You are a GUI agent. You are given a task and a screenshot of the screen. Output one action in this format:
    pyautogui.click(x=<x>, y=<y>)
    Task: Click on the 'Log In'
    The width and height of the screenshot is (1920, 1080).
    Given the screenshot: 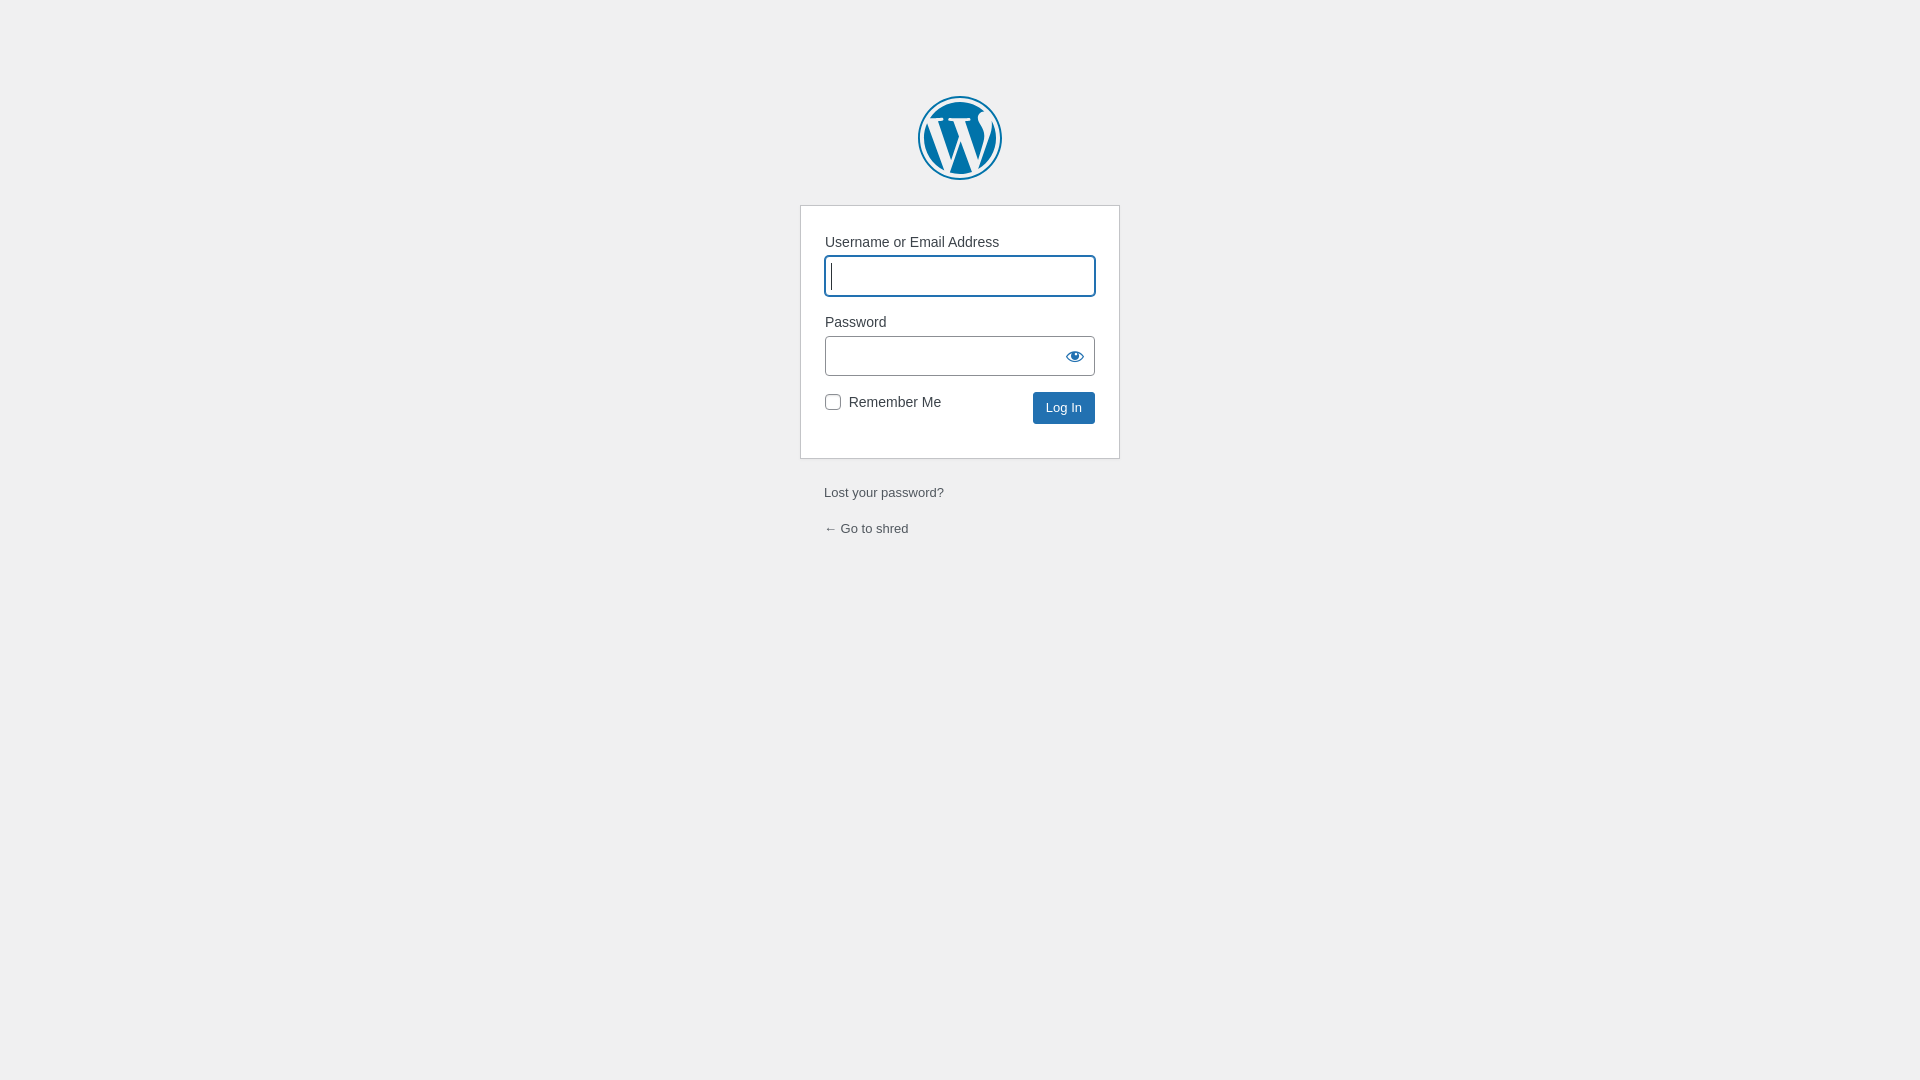 What is the action you would take?
    pyautogui.click(x=1063, y=407)
    